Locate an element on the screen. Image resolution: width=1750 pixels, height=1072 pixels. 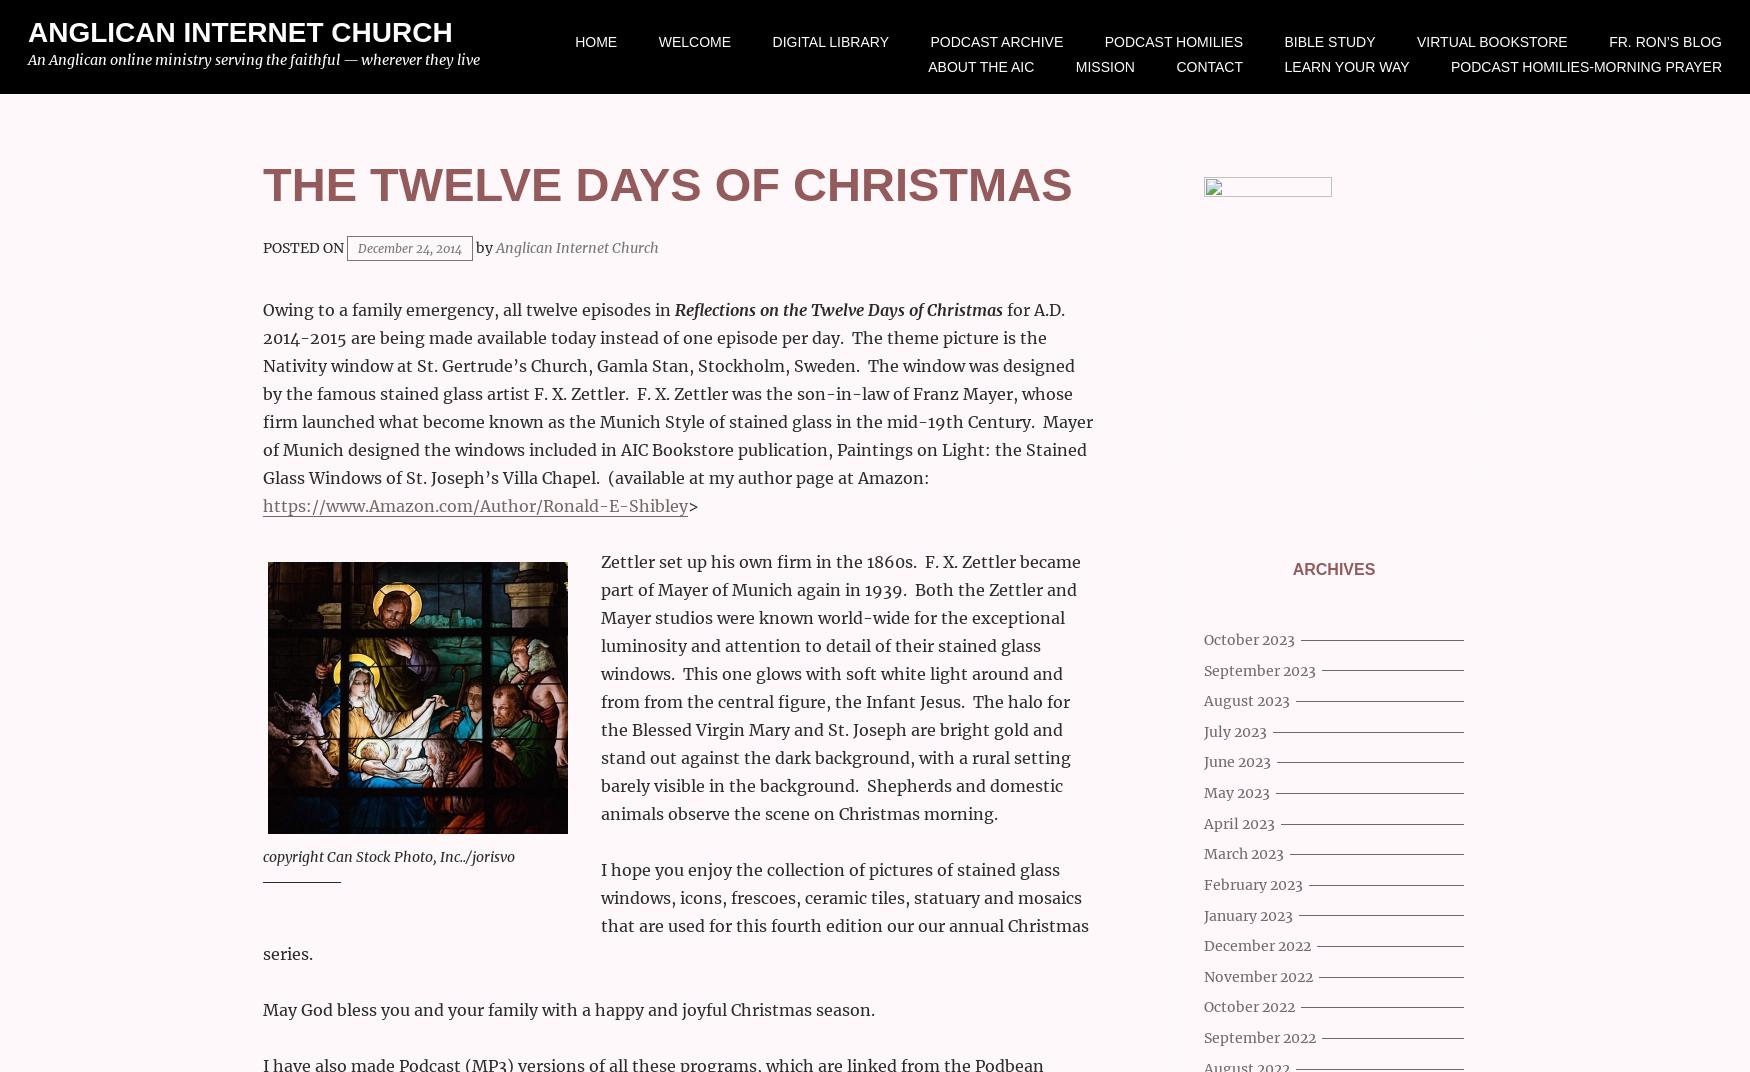
'Archives' is located at coordinates (1291, 568).